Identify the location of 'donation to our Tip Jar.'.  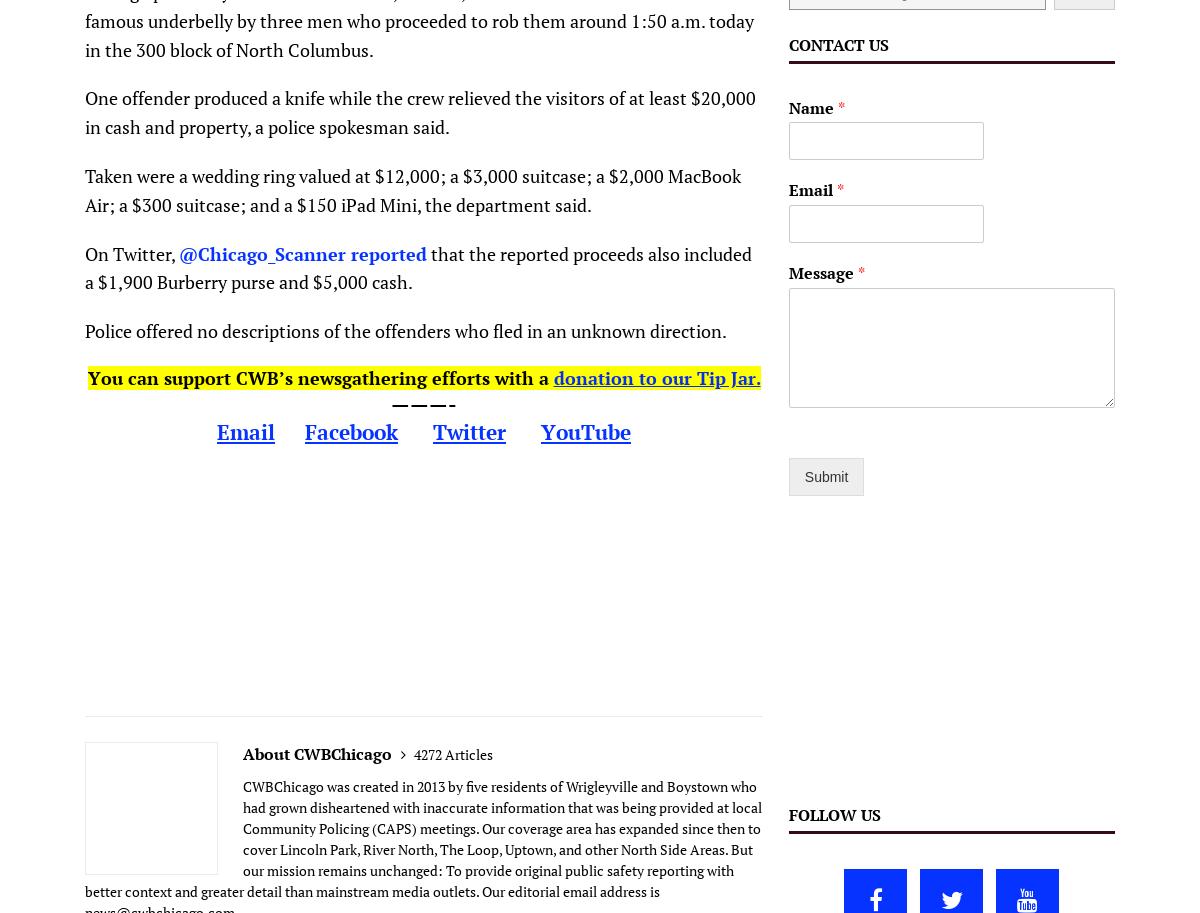
(656, 375).